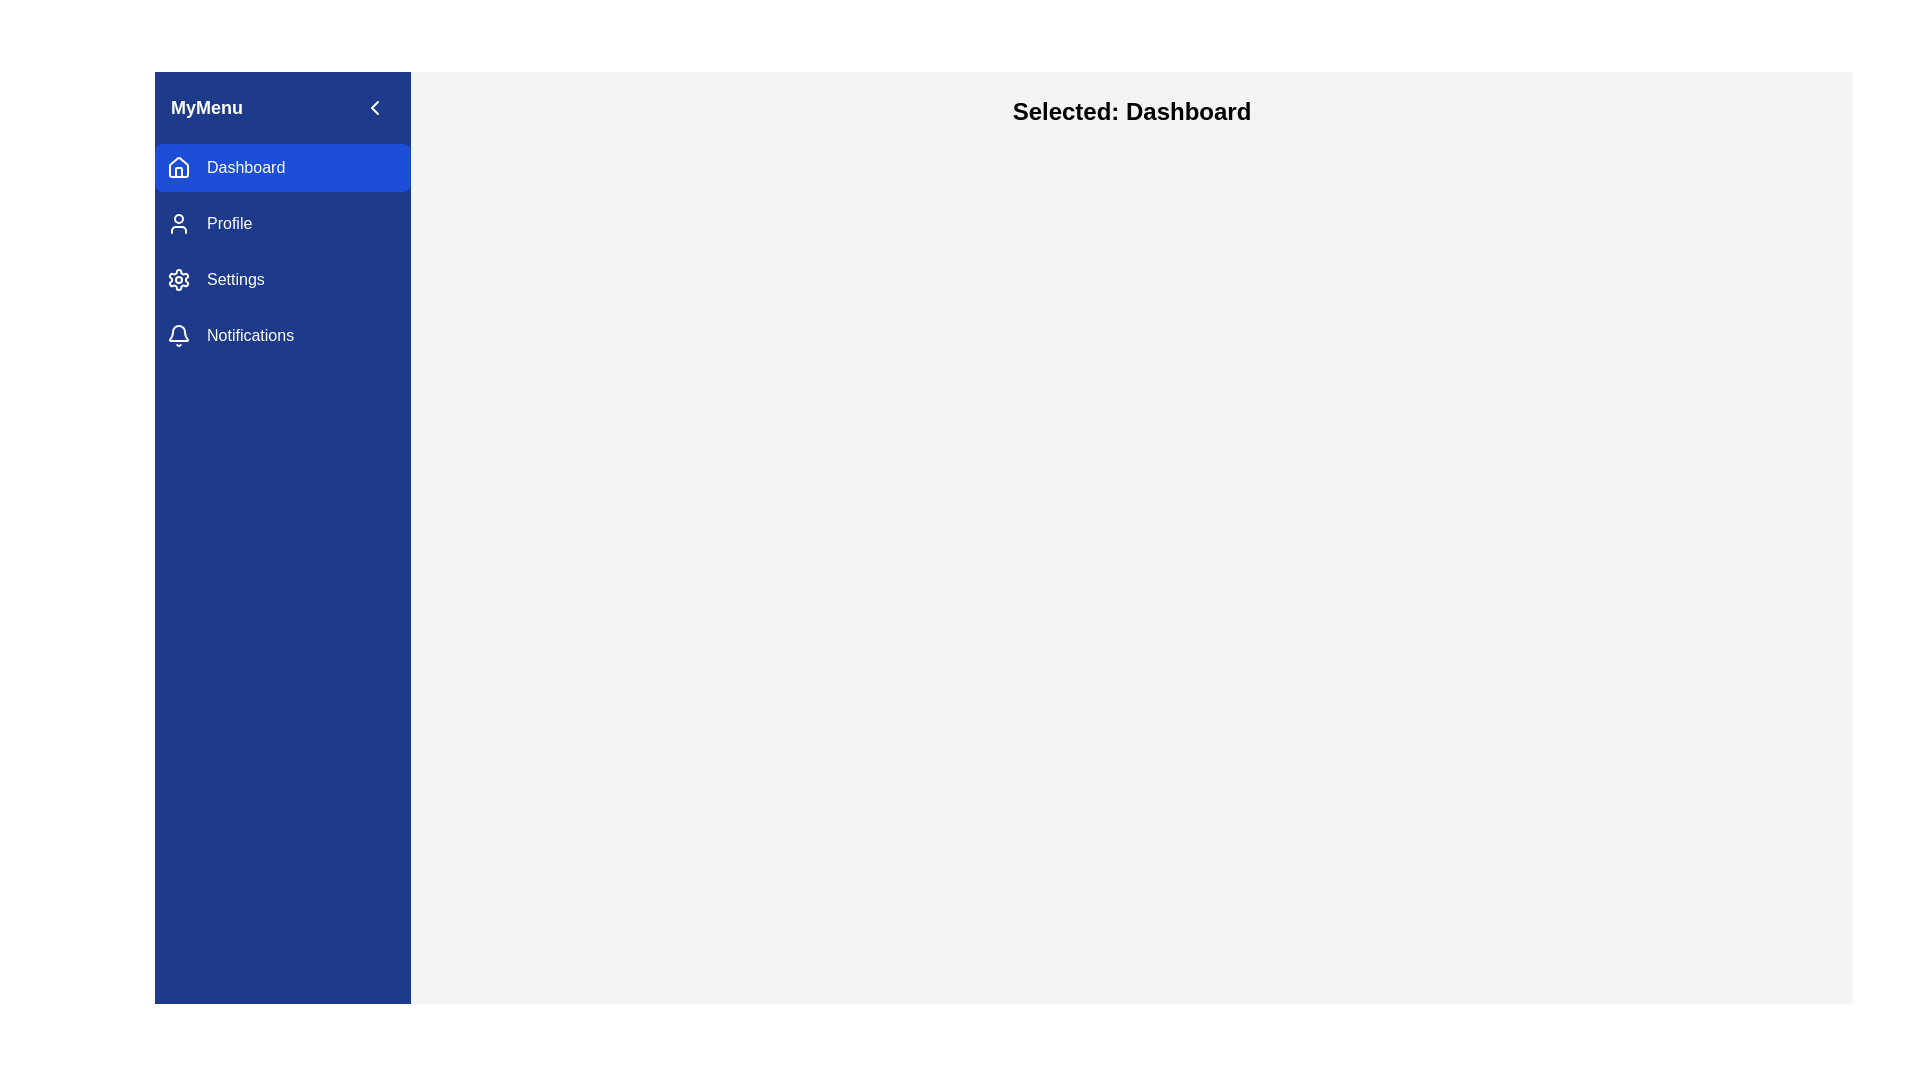  Describe the element at coordinates (178, 165) in the screenshot. I see `the house-shaped icon on the blue background located in the vertical sidebar navigation menu` at that location.